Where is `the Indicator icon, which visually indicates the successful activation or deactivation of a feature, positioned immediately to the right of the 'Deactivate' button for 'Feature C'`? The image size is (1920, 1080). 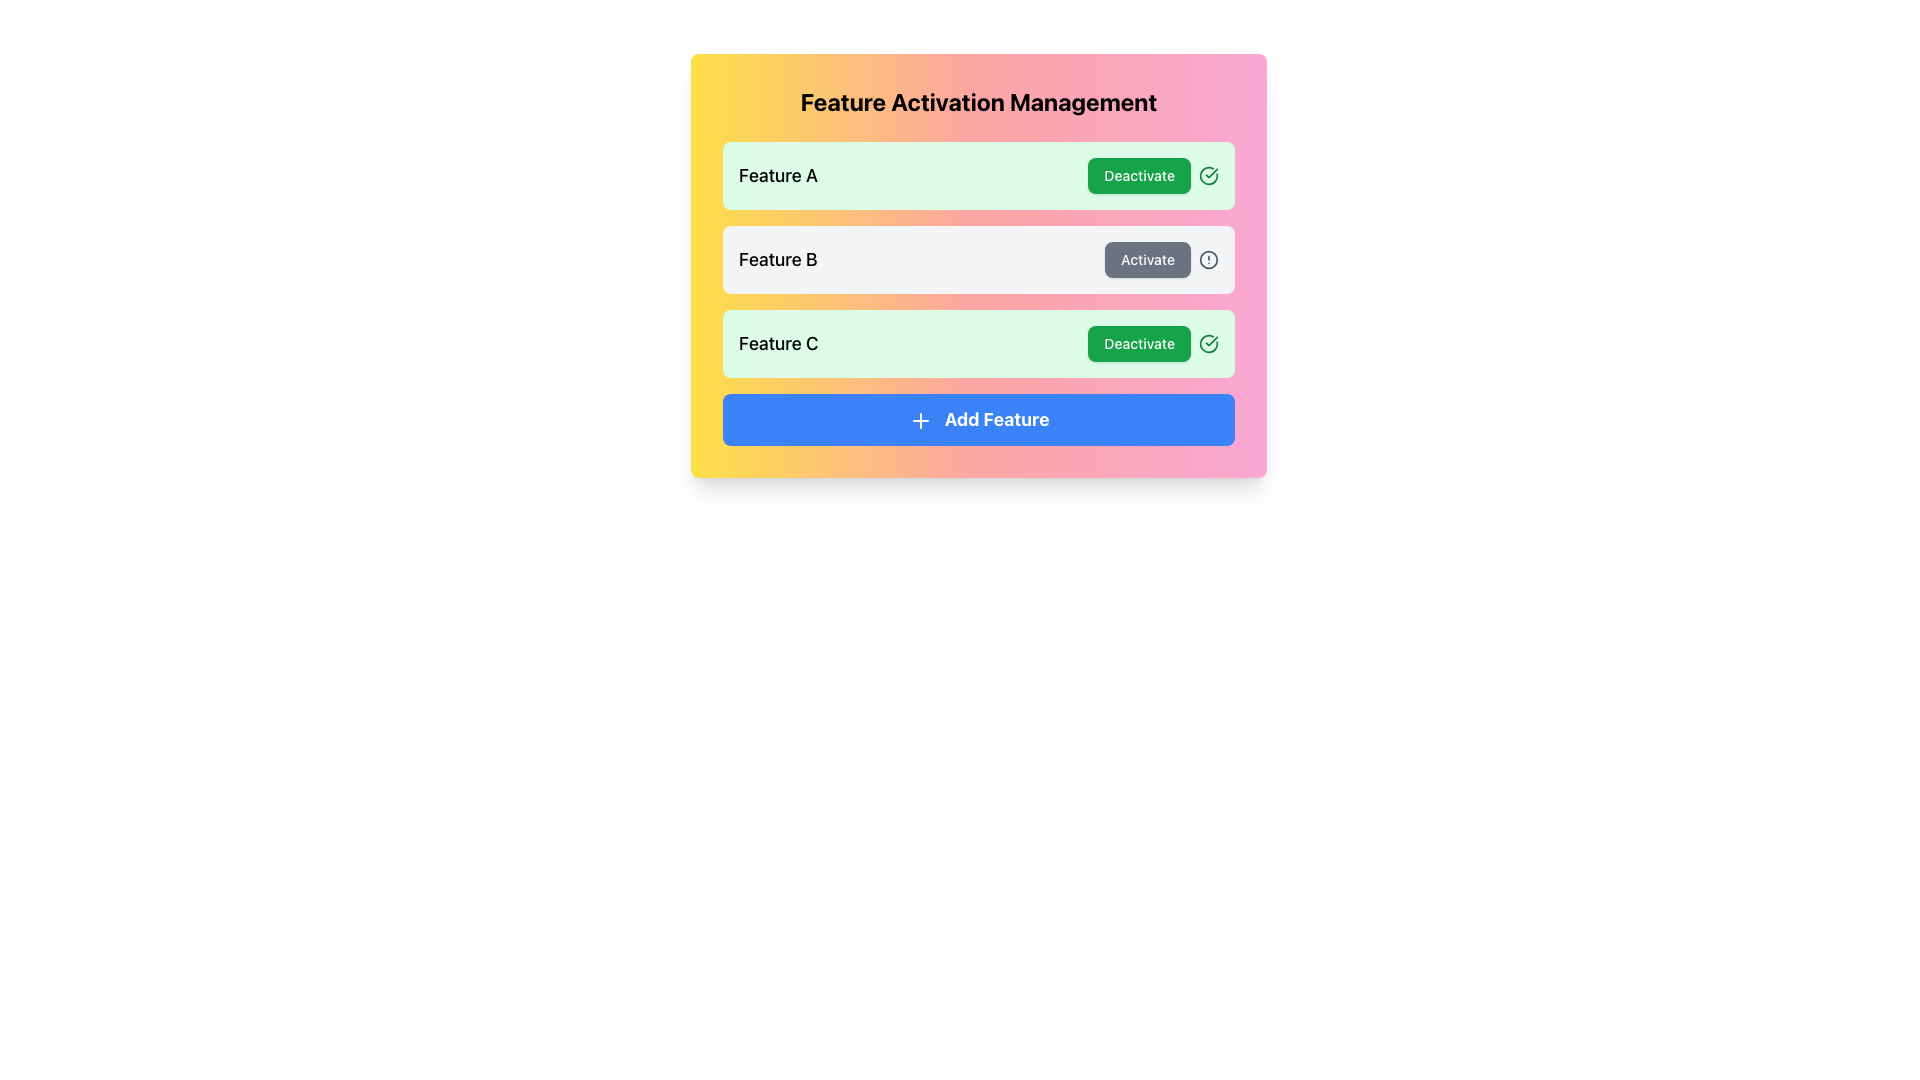
the Indicator icon, which visually indicates the successful activation or deactivation of a feature, positioned immediately to the right of the 'Deactivate' button for 'Feature C' is located at coordinates (1208, 175).